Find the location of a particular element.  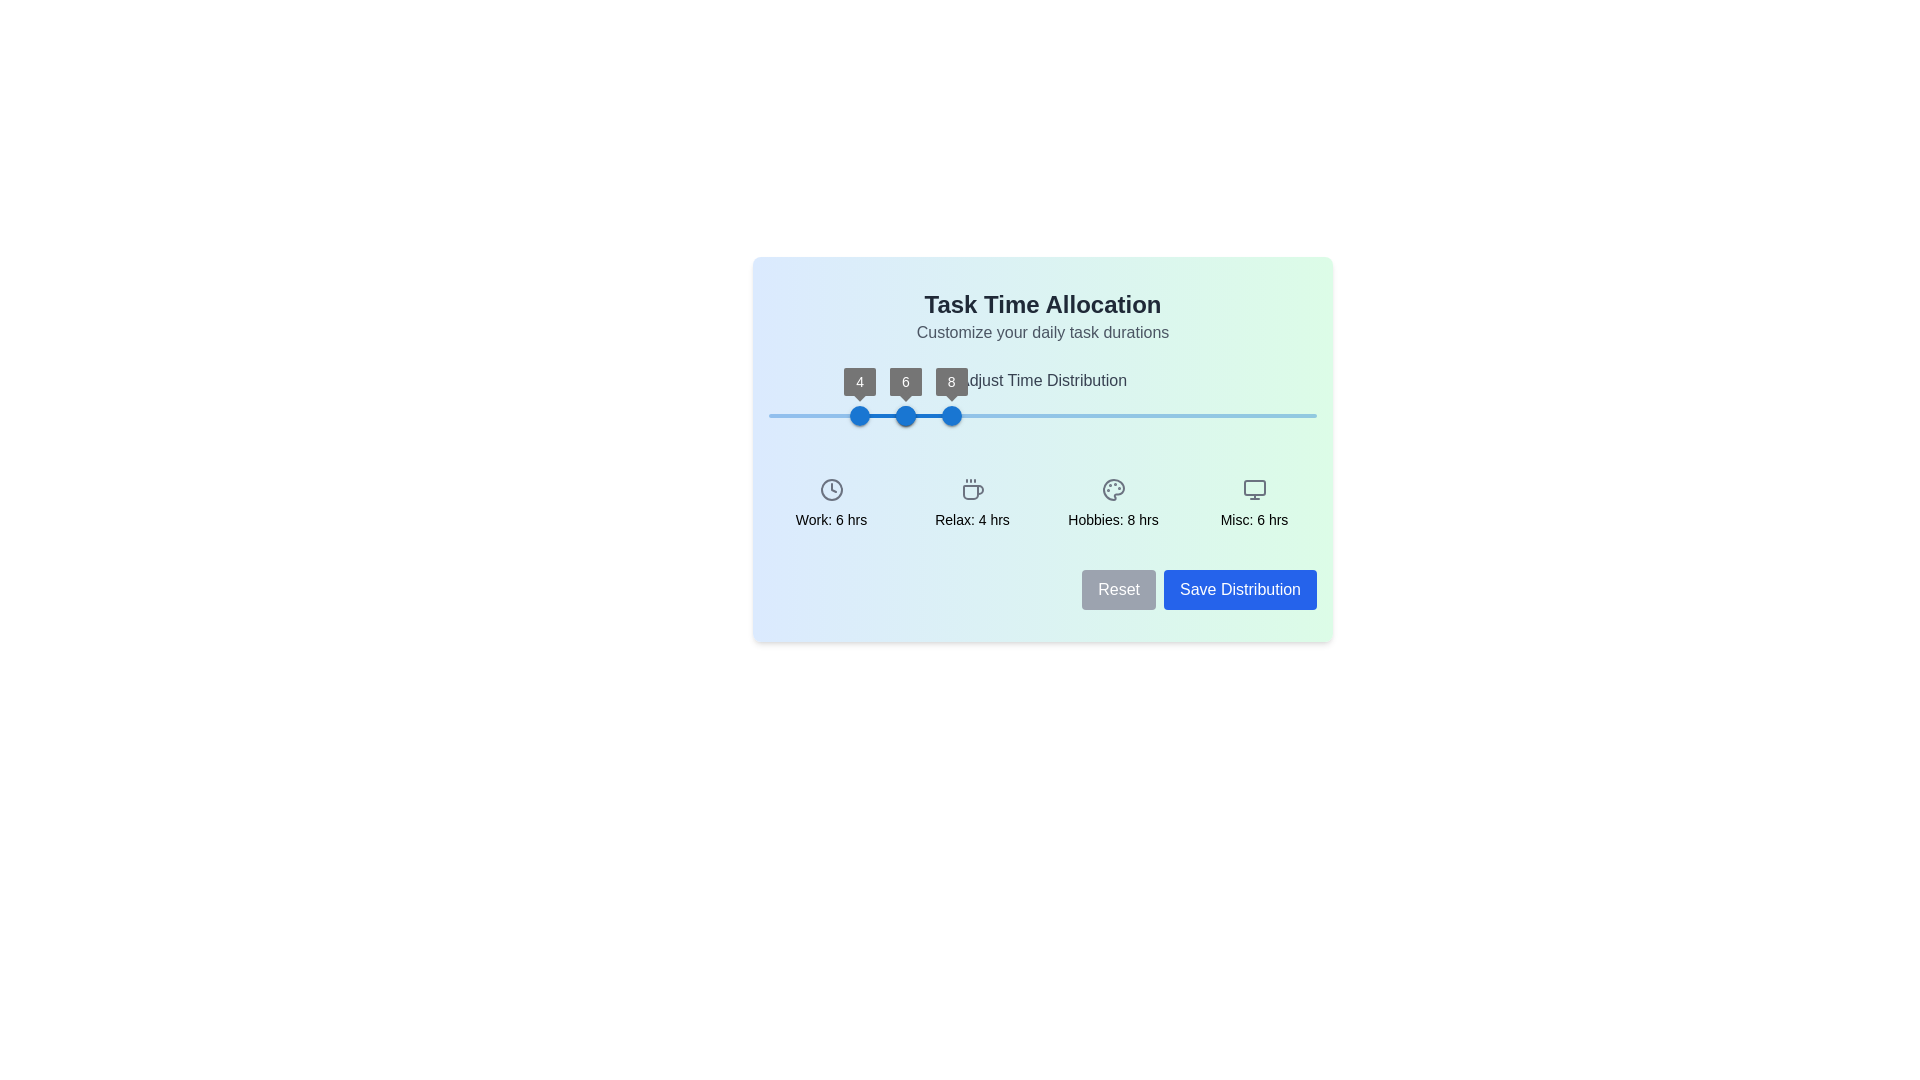

the textual label indicating 8 hours for hobbies in the task time distribution interface, which is the third element in a row of four, positioned between 'Relax: 4 hrs' and 'Misc: 6 hrs' is located at coordinates (1112, 503).